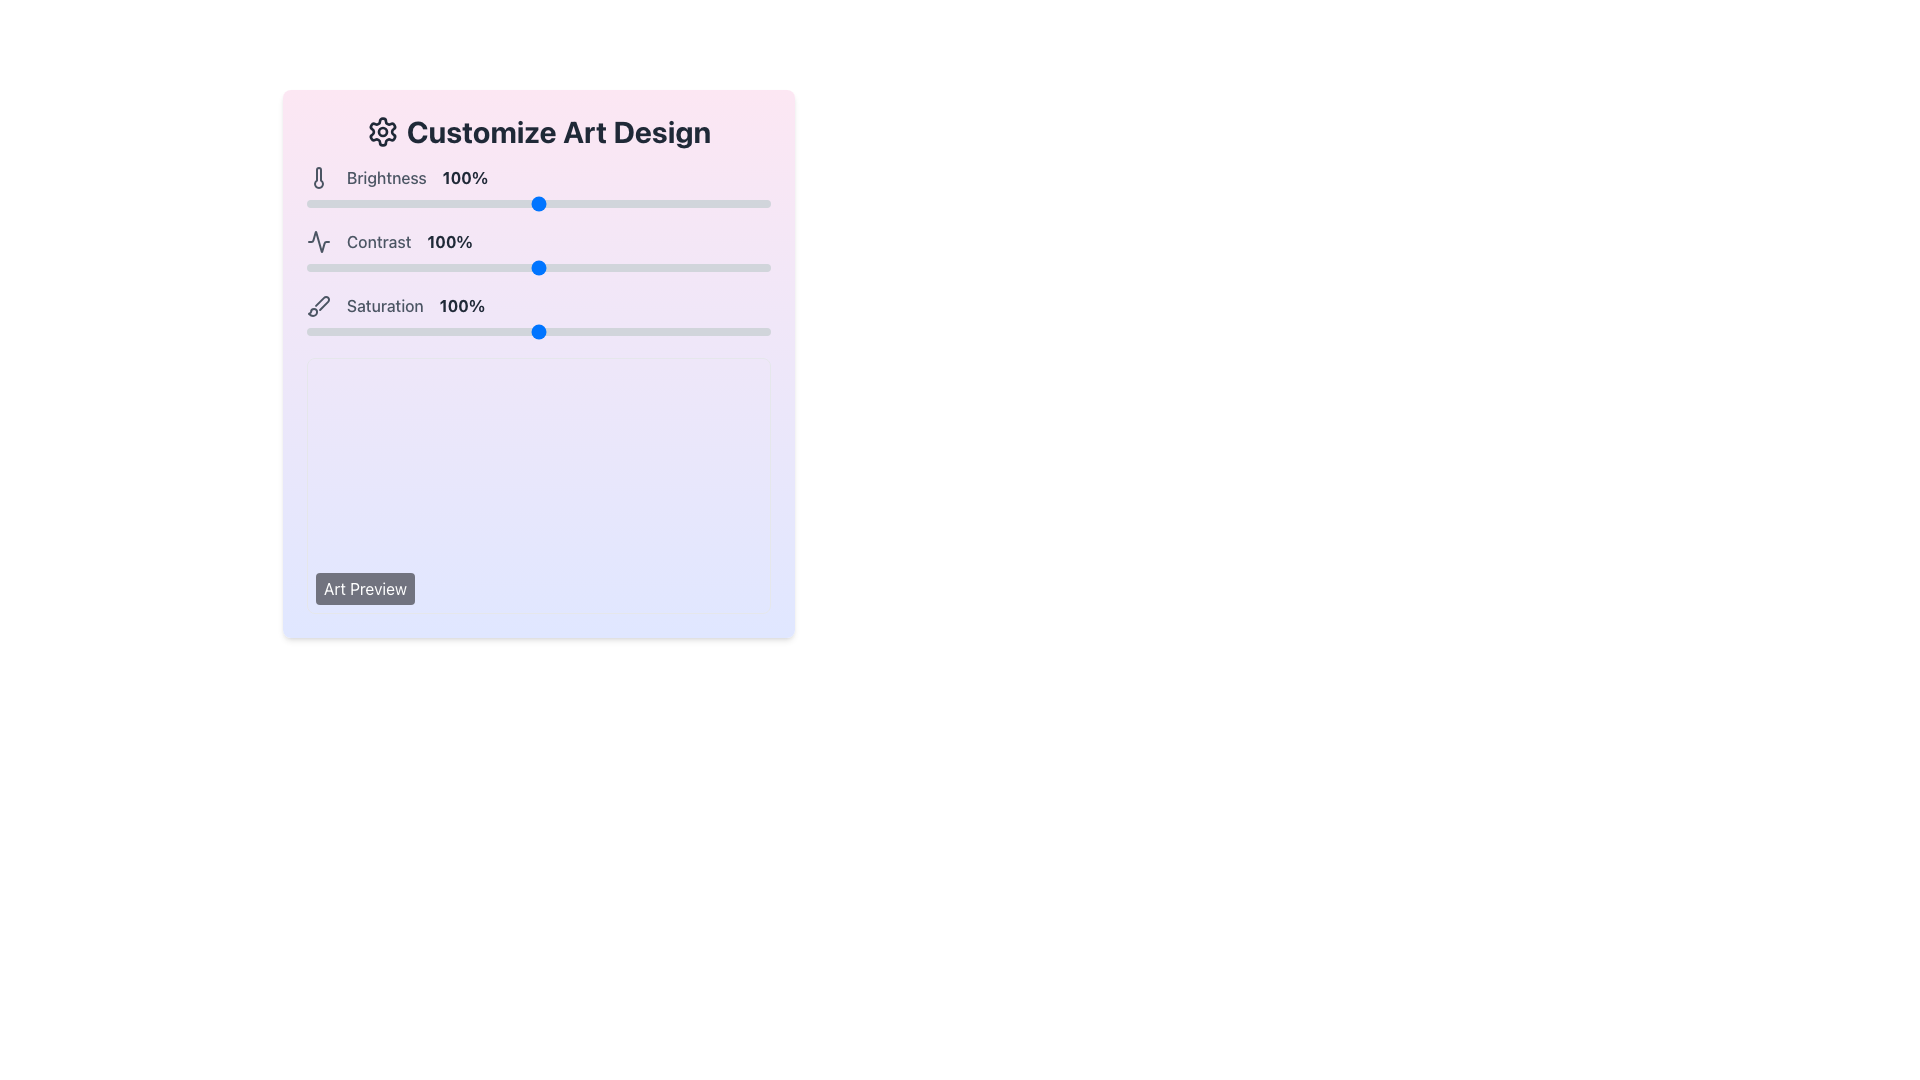 The height and width of the screenshot is (1080, 1920). Describe the element at coordinates (513, 330) in the screenshot. I see `the saturation level` at that location.